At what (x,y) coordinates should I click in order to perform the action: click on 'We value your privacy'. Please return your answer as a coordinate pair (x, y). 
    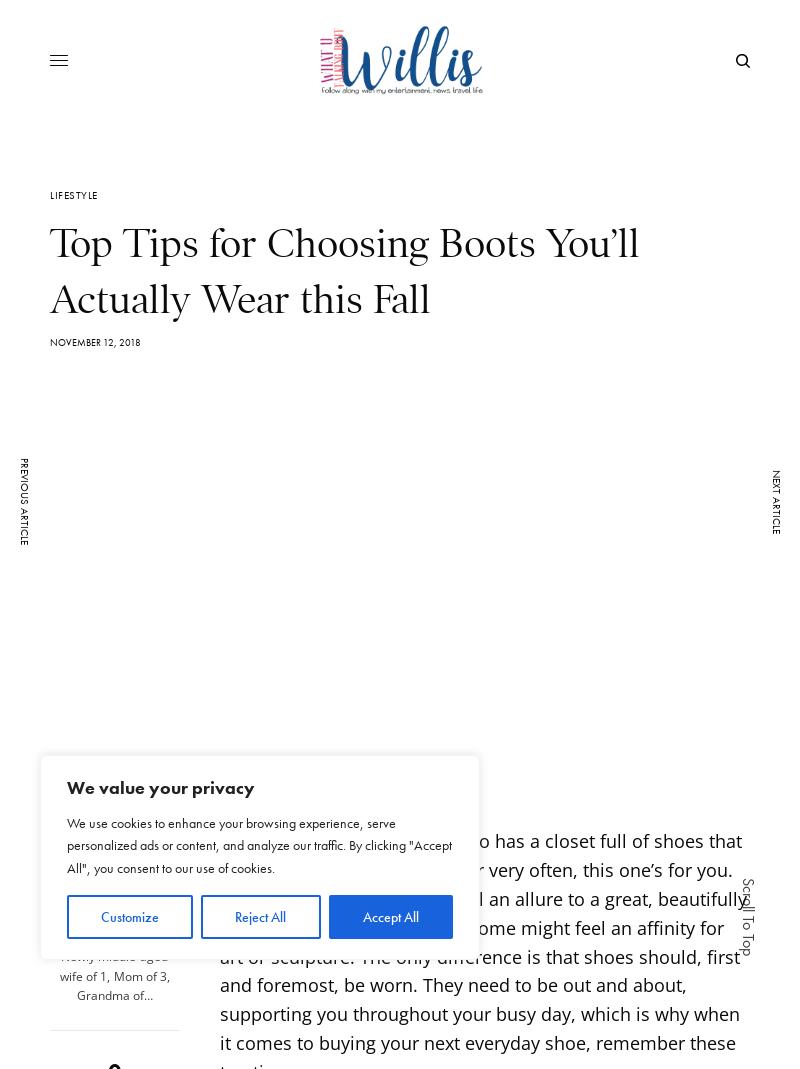
    Looking at the image, I should click on (67, 786).